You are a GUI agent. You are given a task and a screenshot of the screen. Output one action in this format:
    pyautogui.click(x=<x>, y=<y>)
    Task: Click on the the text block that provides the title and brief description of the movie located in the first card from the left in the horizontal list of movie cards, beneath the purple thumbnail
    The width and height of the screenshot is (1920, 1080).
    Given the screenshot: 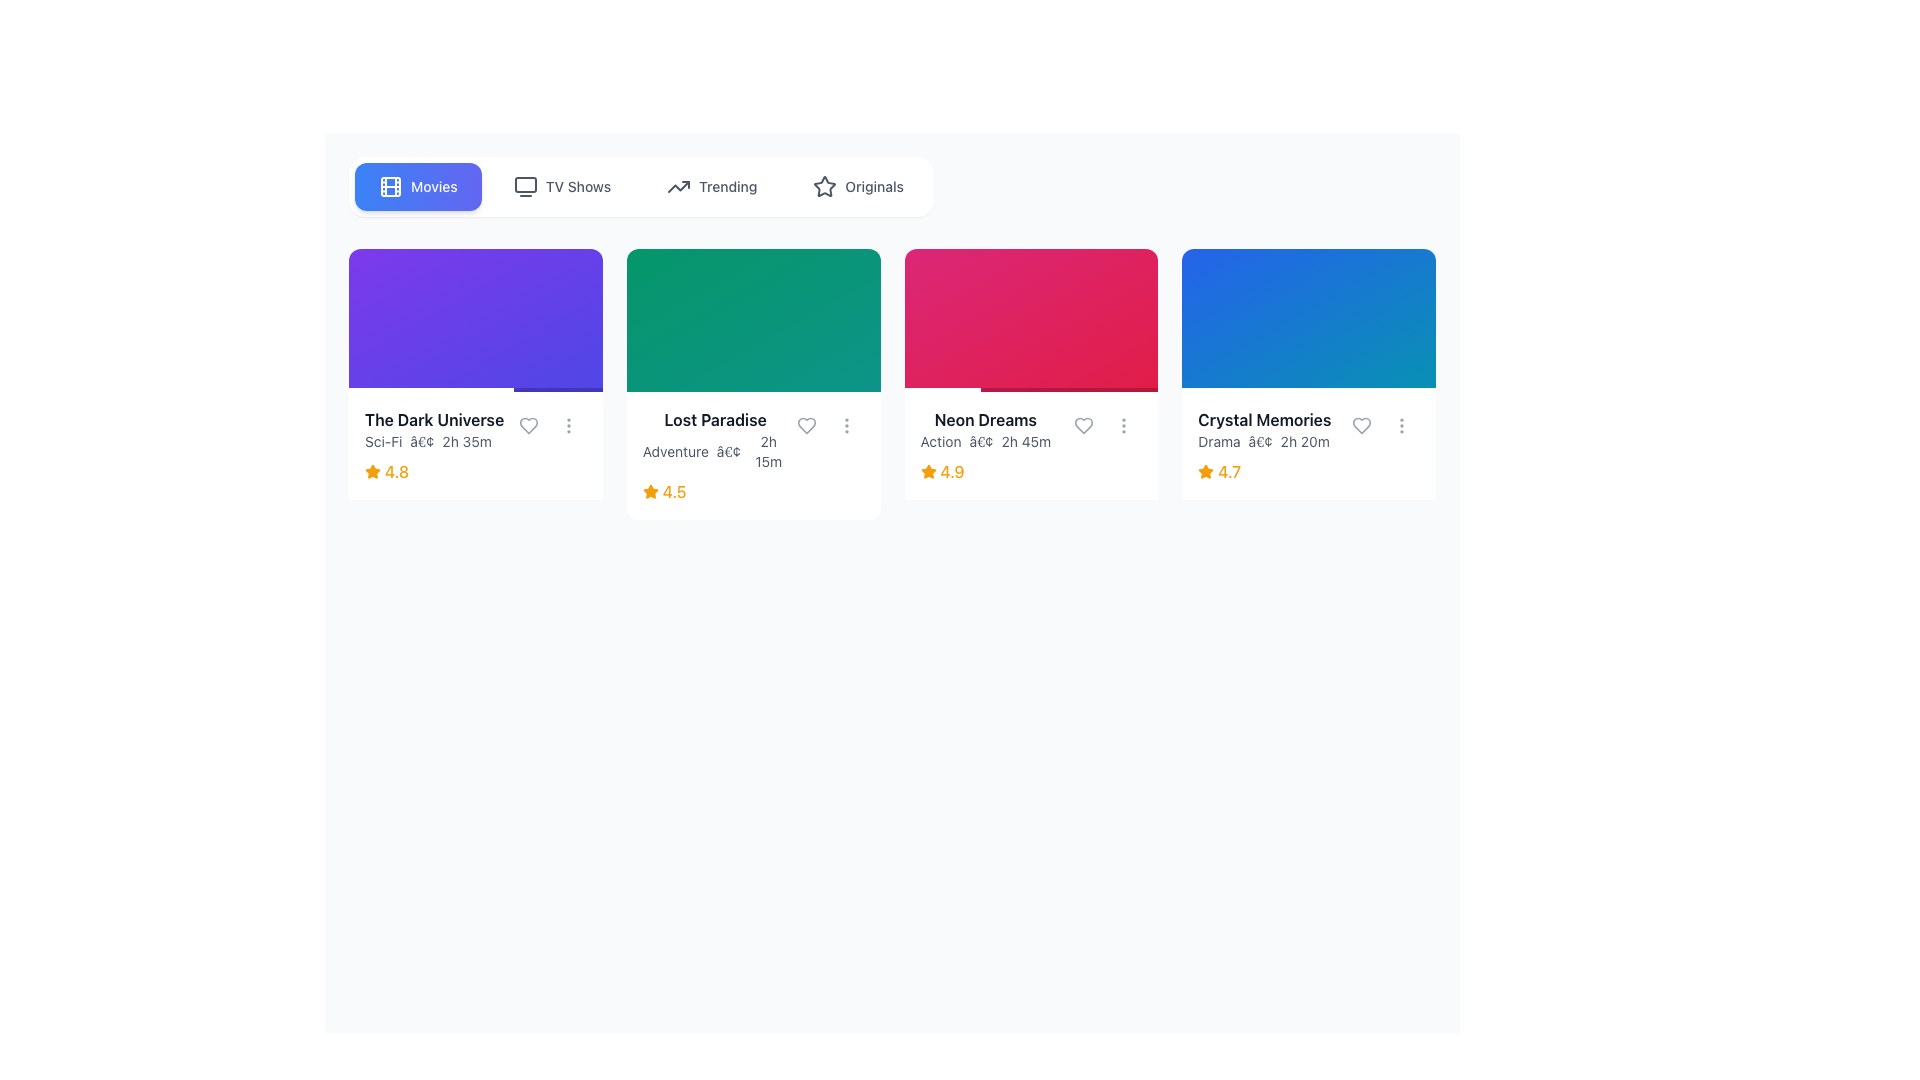 What is the action you would take?
    pyautogui.click(x=433, y=428)
    